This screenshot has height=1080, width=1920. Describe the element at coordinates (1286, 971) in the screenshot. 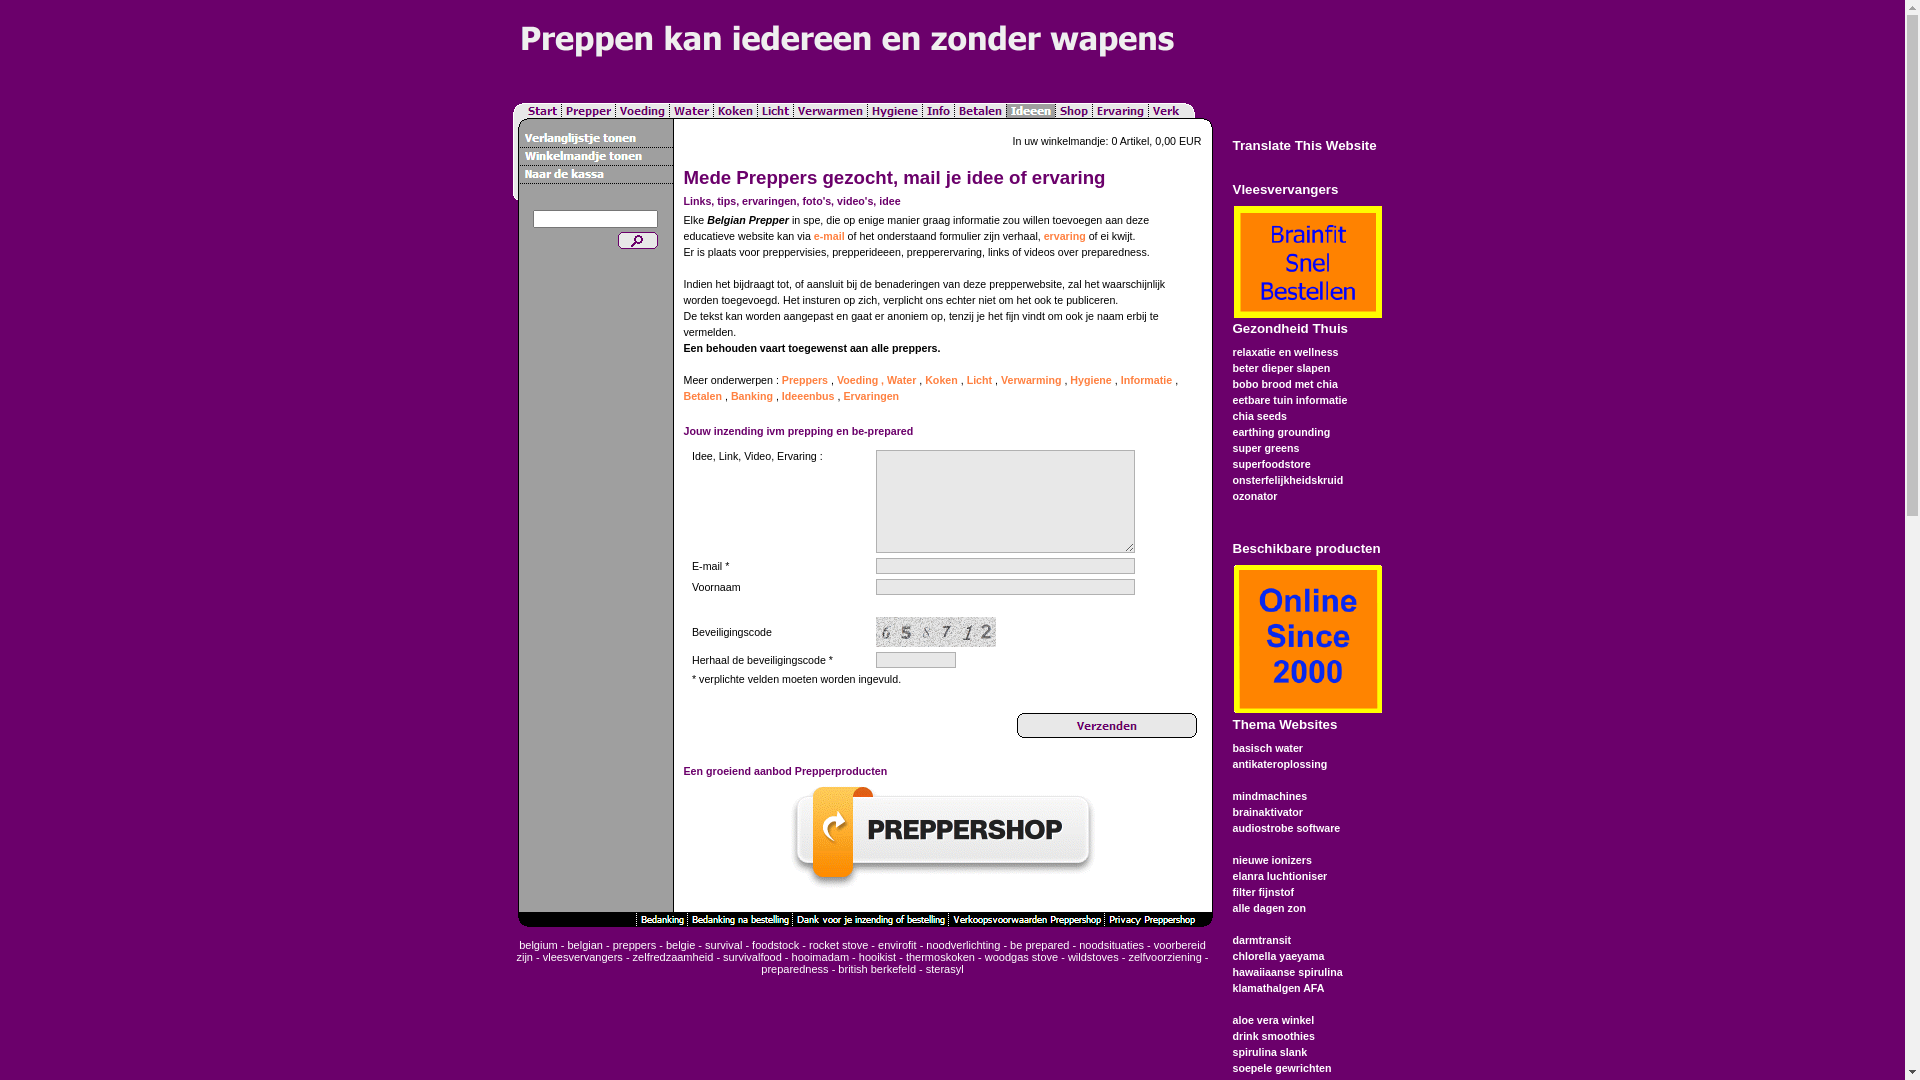

I see `'hawaiiaanse spirulina'` at that location.